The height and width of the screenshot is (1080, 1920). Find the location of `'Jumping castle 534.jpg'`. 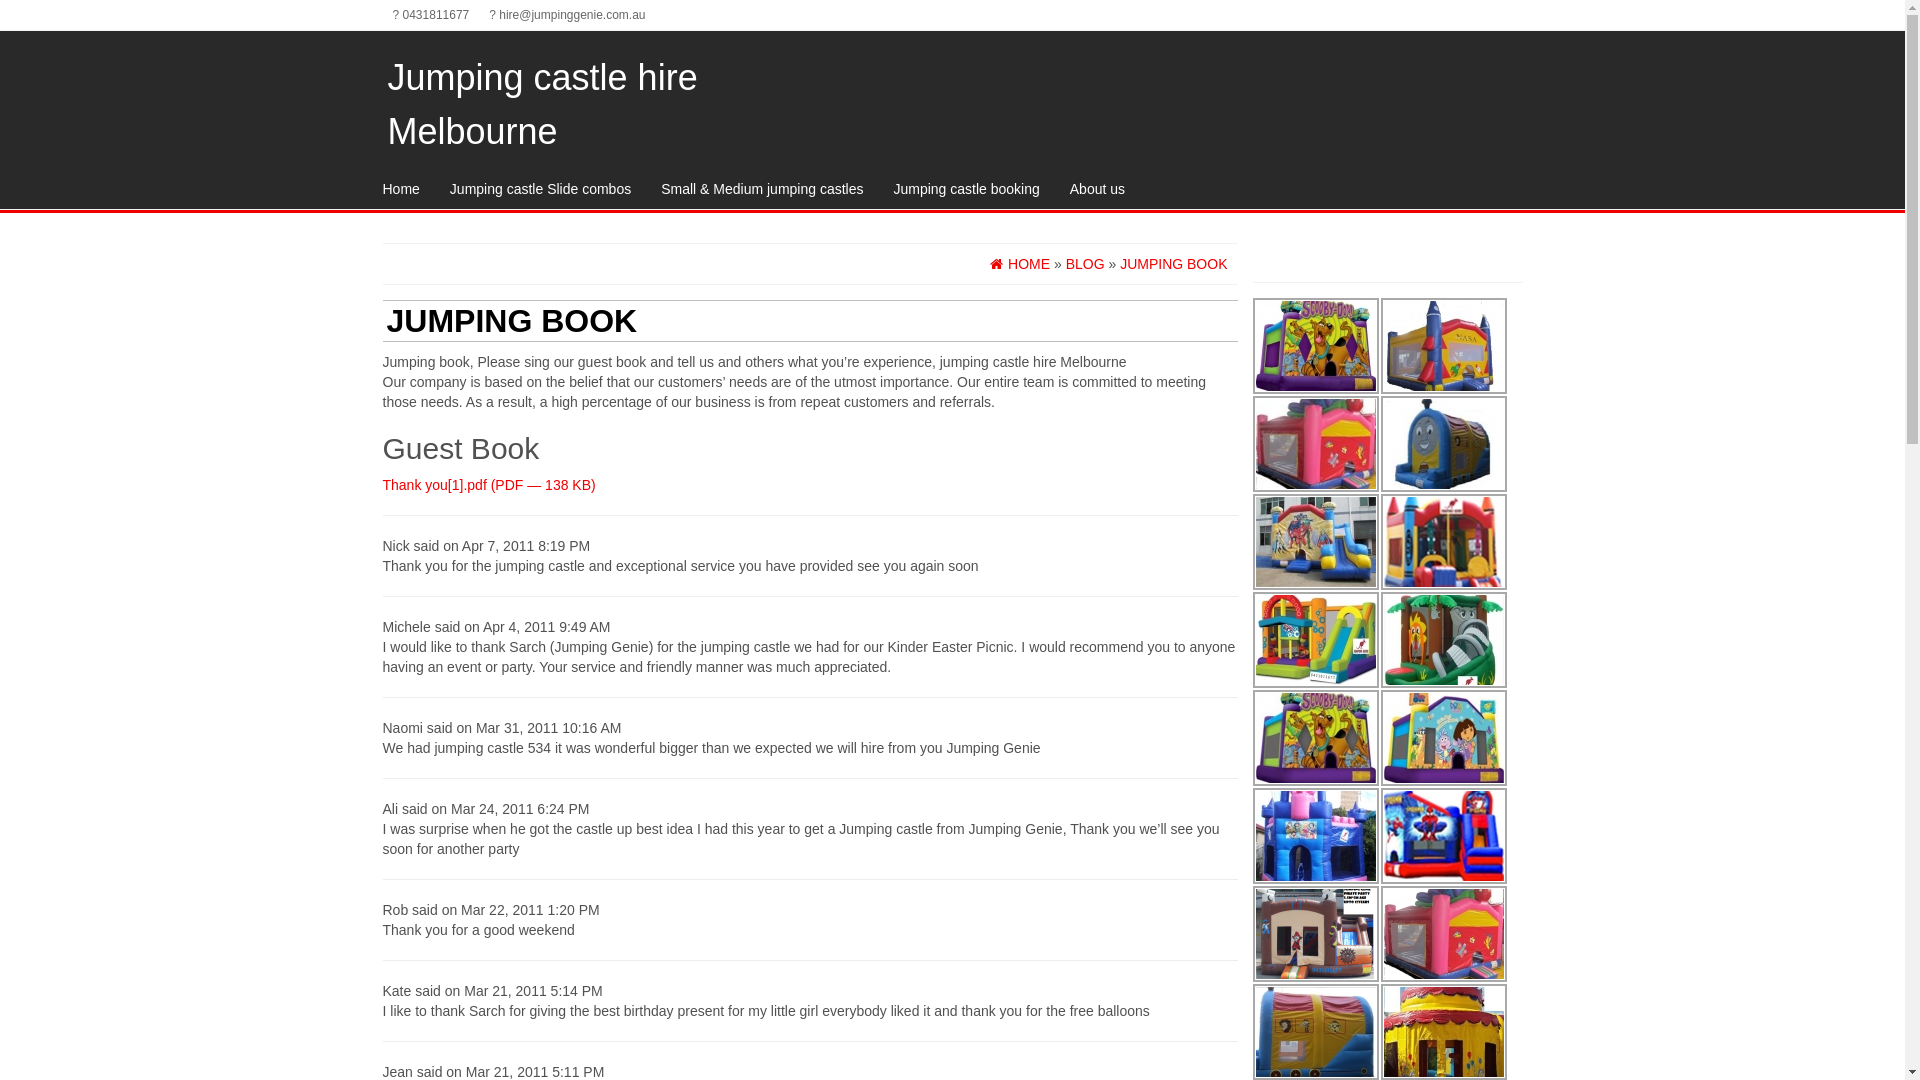

'Jumping castle 534.jpg' is located at coordinates (1443, 640).